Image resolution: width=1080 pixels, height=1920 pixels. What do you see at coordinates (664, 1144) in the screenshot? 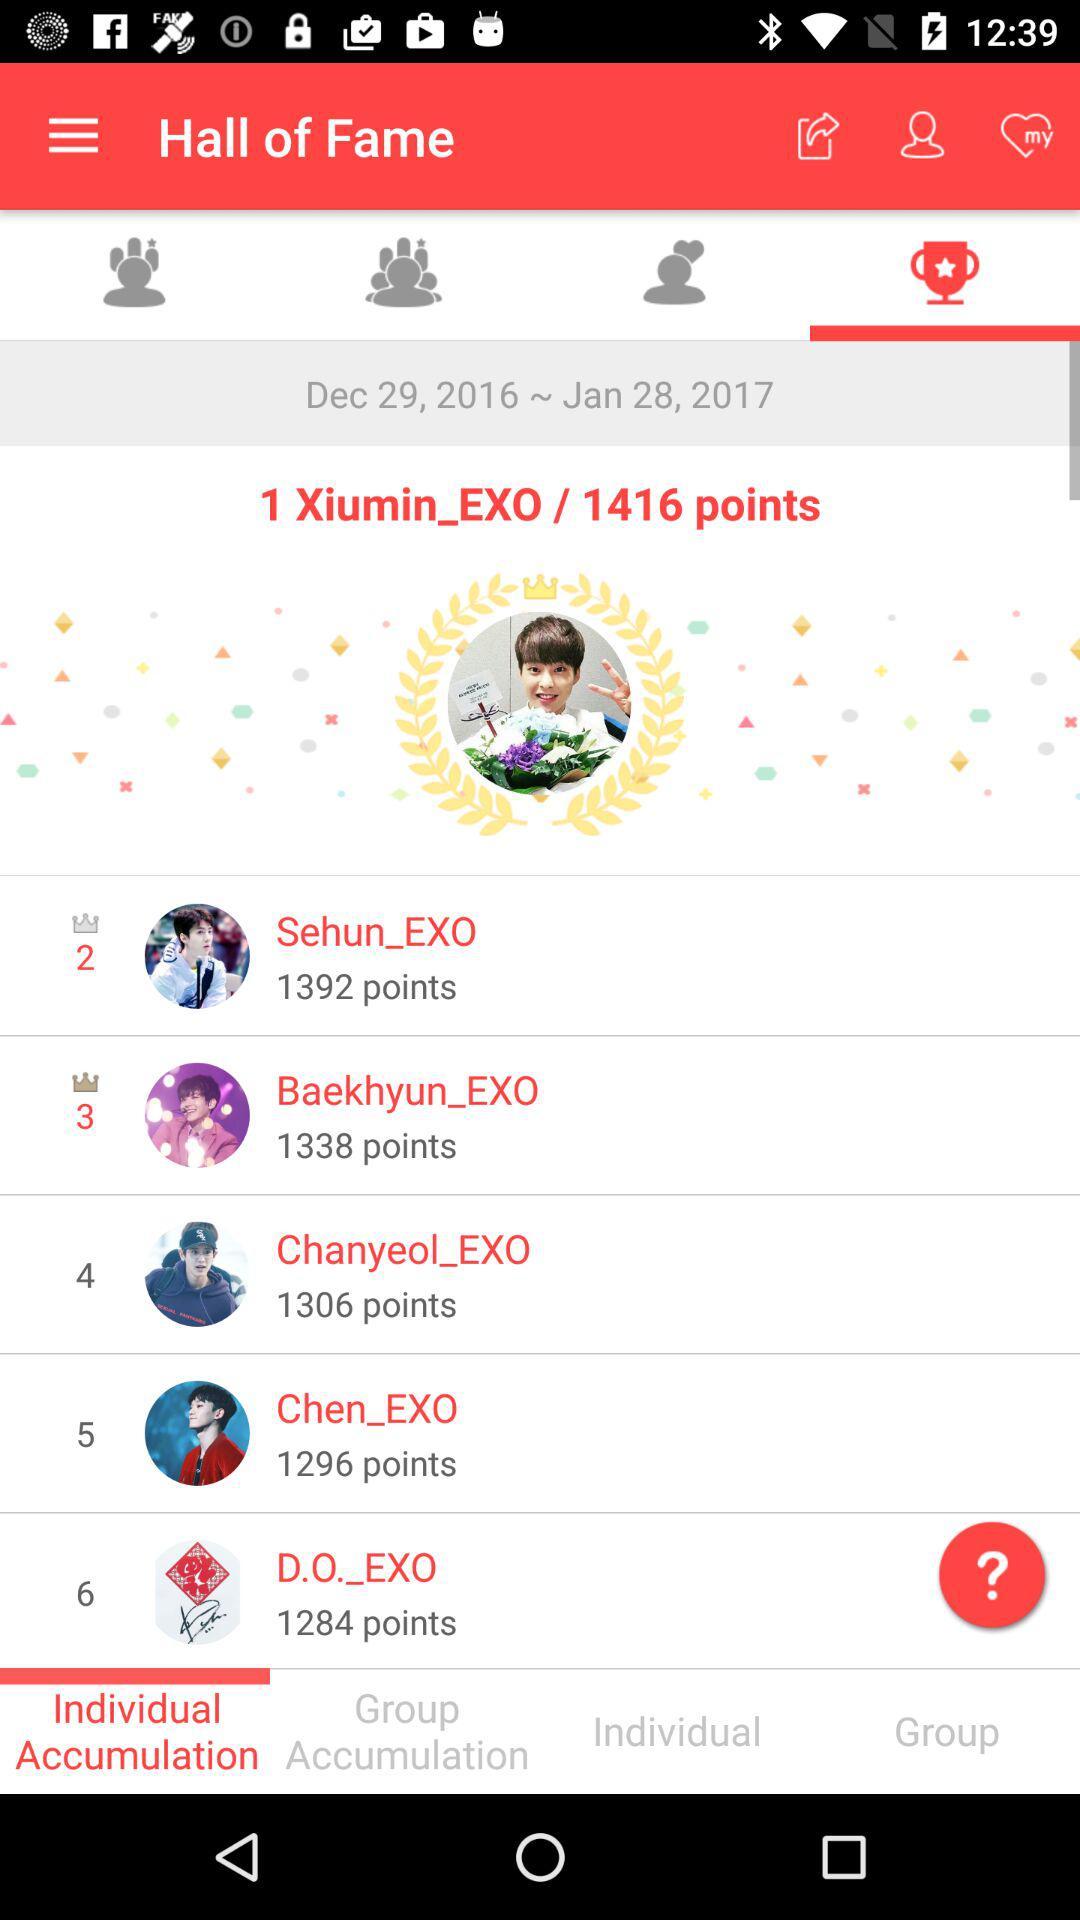
I see `the item above chanyeol_exo icon` at bounding box center [664, 1144].